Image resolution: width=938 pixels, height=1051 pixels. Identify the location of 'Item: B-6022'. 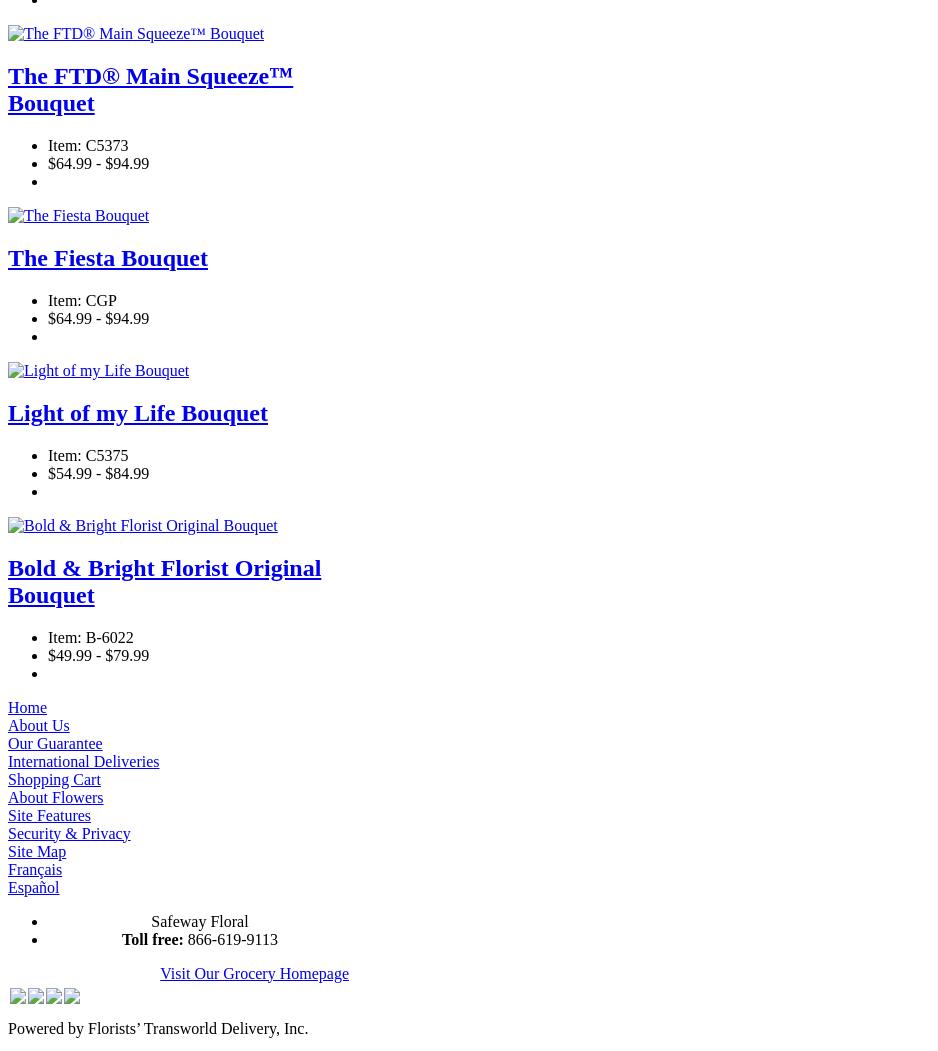
(47, 635).